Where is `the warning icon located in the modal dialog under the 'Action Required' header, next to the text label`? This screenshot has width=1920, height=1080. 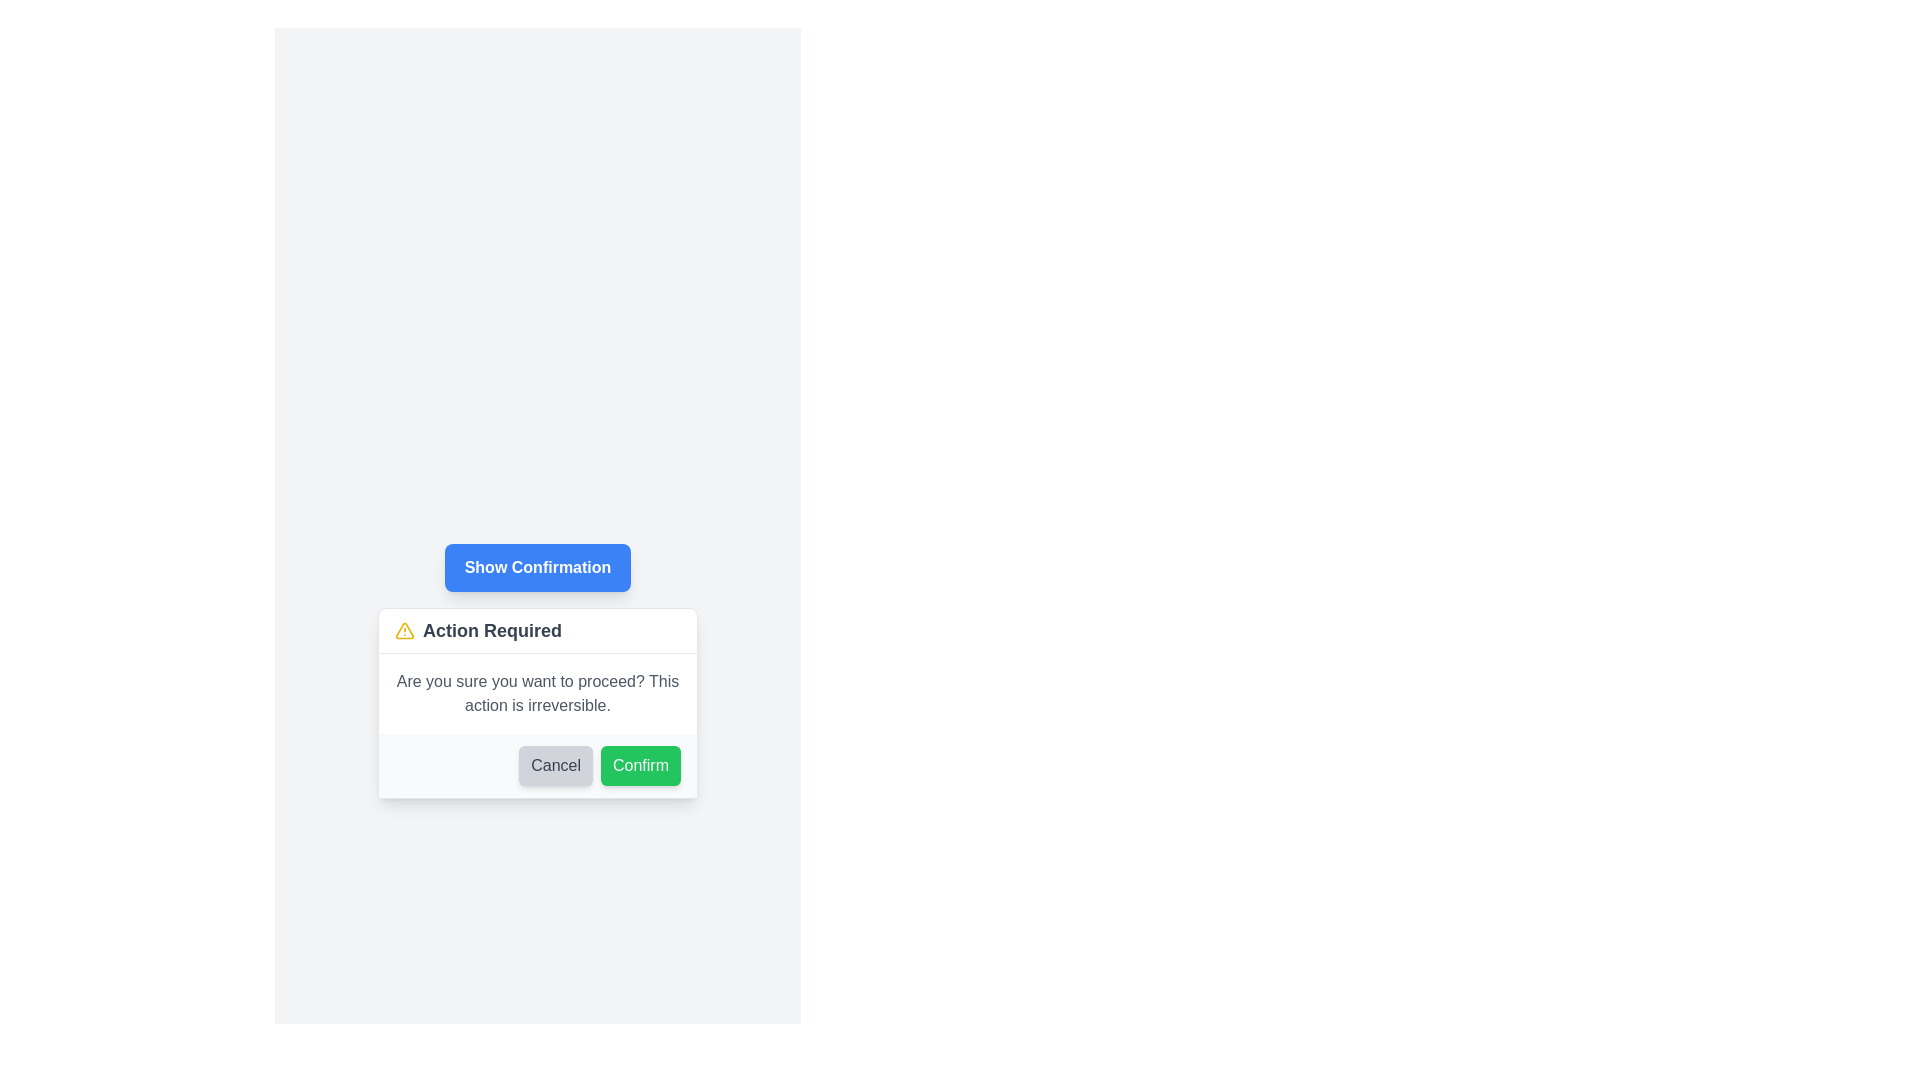
the warning icon located in the modal dialog under the 'Action Required' header, next to the text label is located at coordinates (403, 631).